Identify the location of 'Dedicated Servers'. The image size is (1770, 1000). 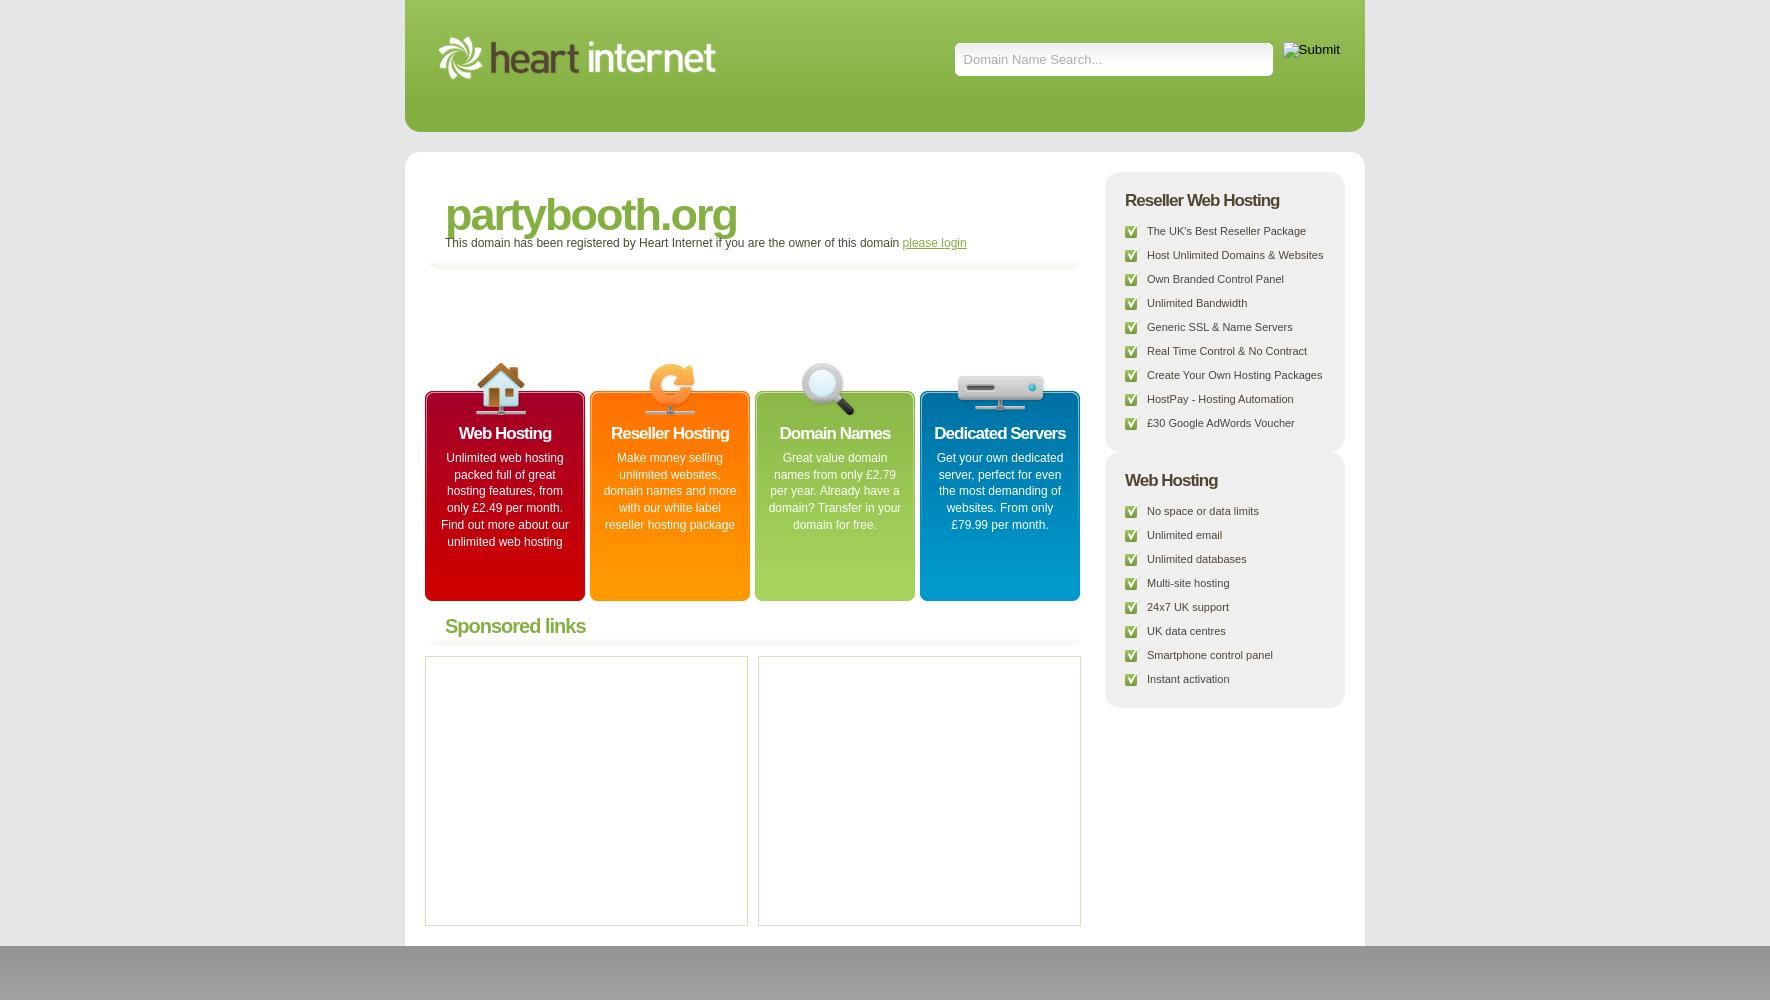
(998, 433).